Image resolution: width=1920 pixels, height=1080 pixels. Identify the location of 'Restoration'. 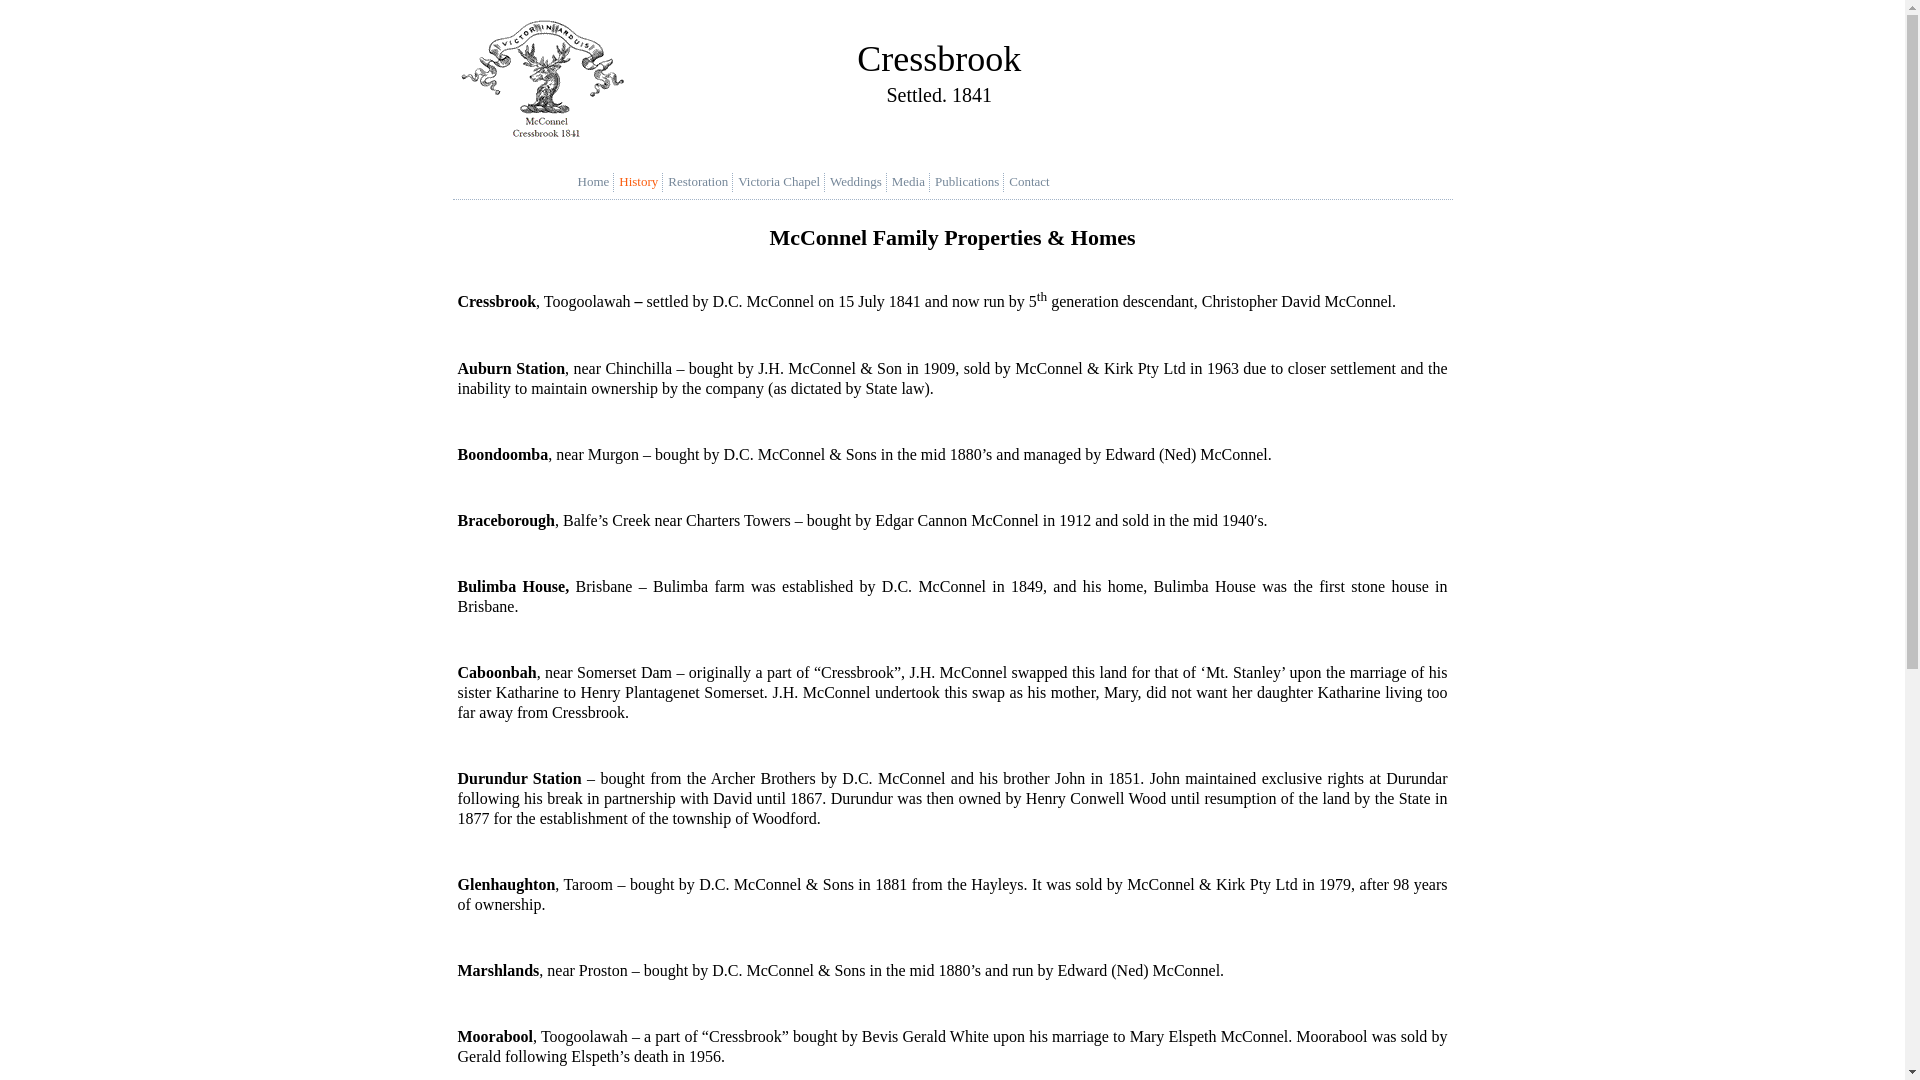
(702, 181).